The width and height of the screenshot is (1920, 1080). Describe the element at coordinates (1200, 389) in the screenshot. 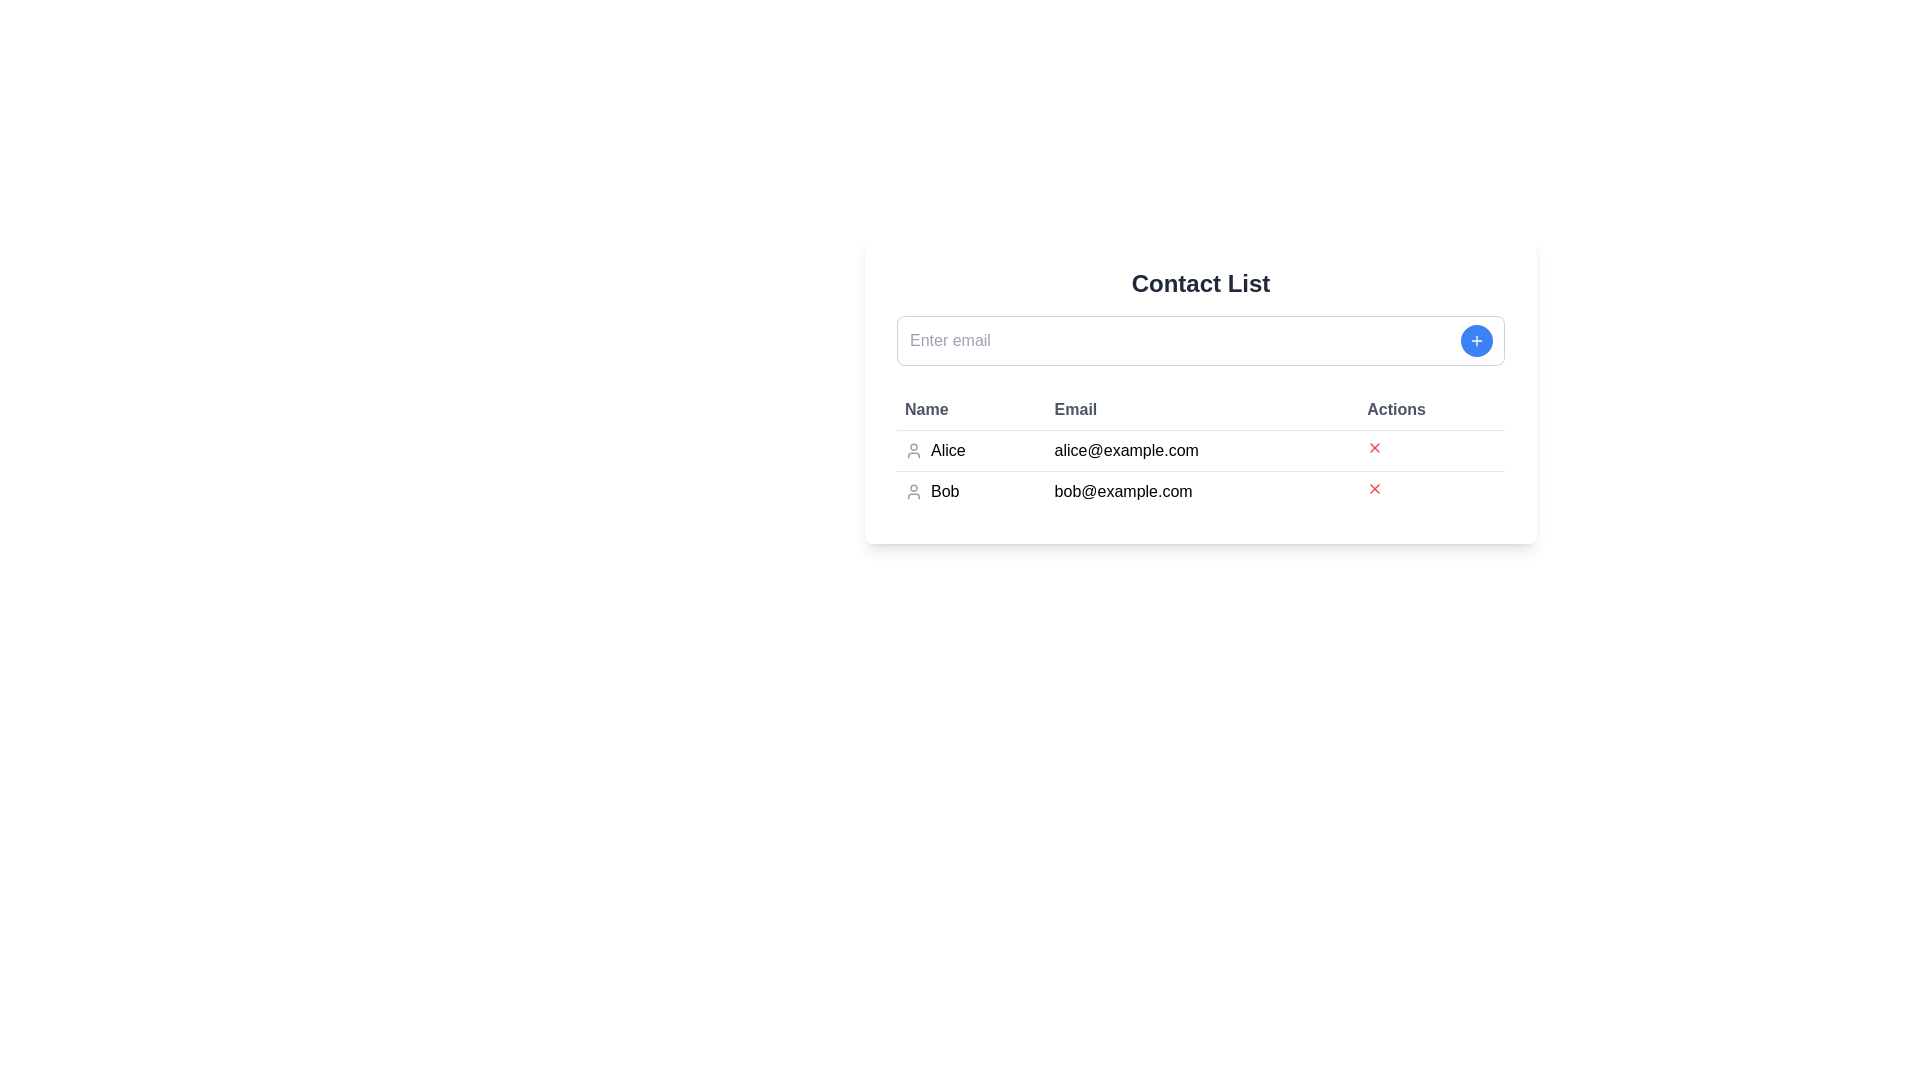

I see `the email entry in the contact information table section` at that location.